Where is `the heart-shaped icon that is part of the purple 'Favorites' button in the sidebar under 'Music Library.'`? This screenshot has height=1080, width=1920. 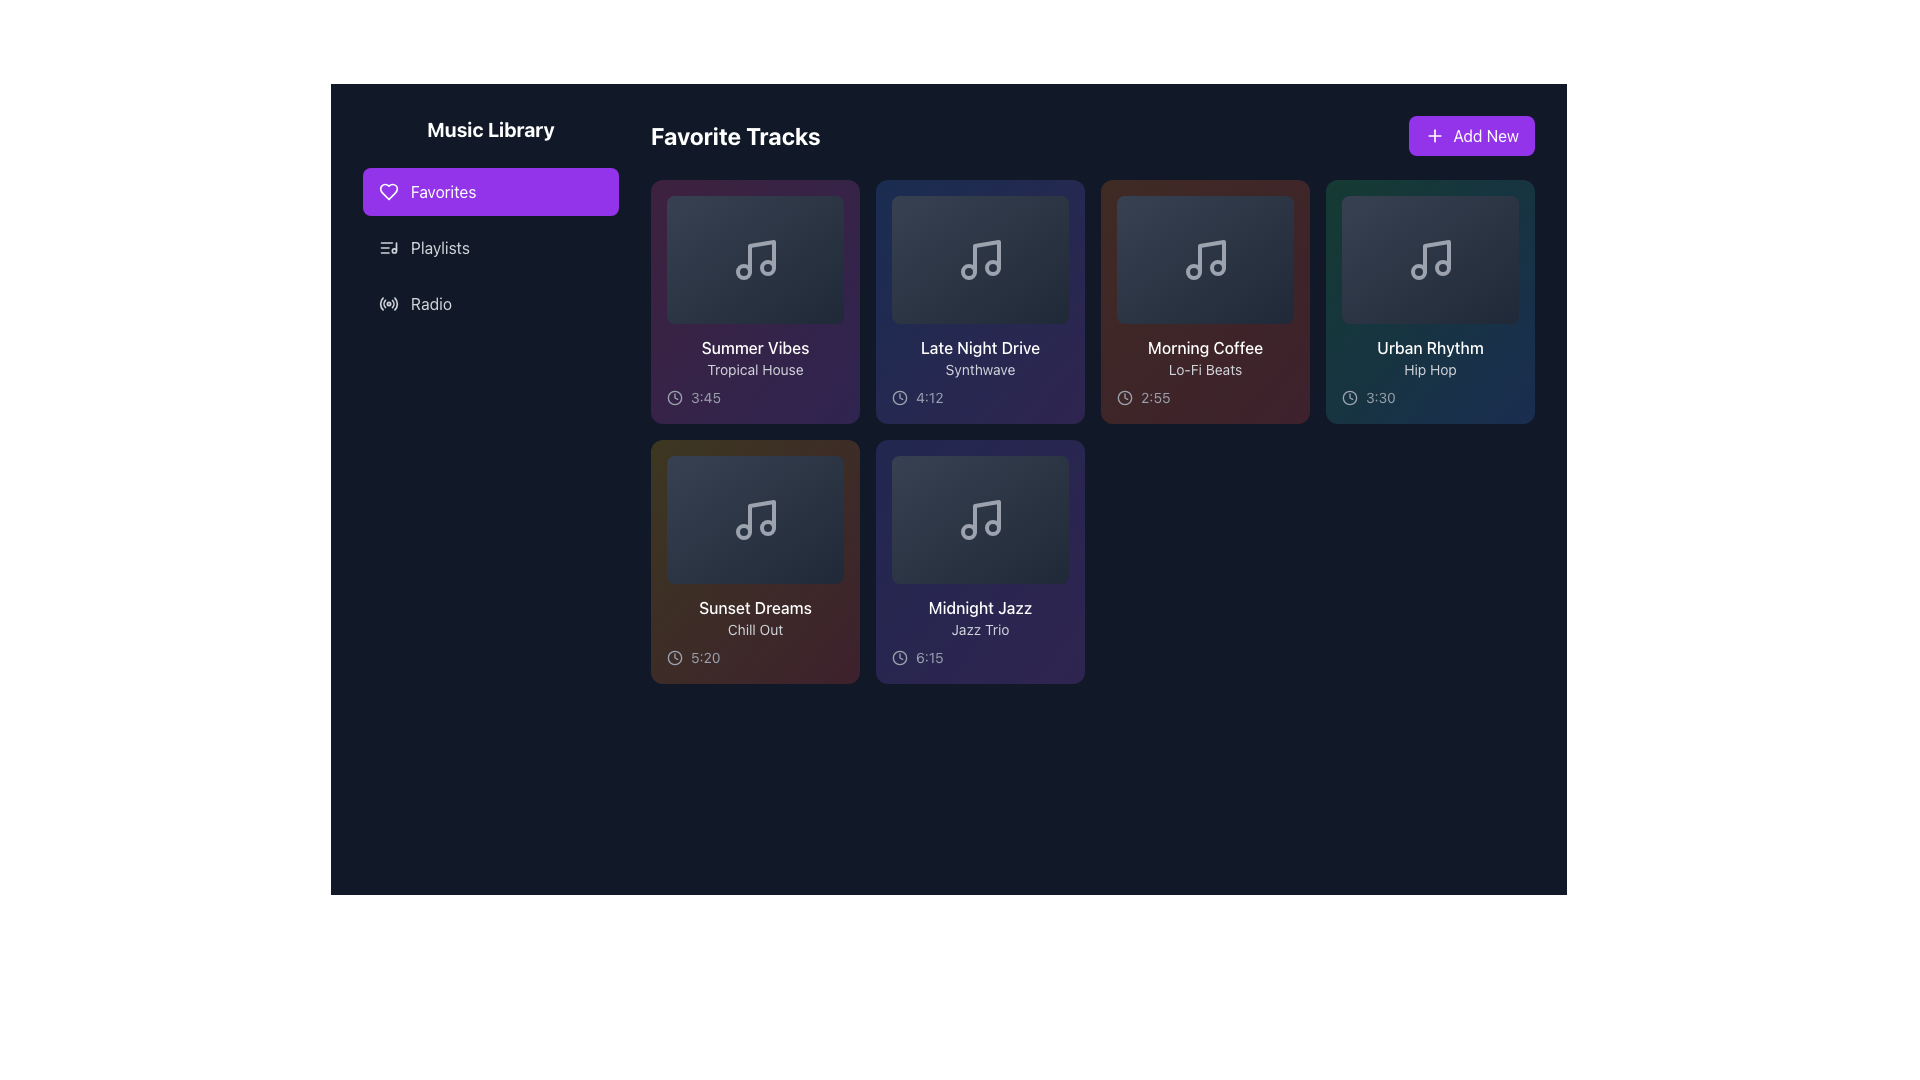 the heart-shaped icon that is part of the purple 'Favorites' button in the sidebar under 'Music Library.' is located at coordinates (388, 192).